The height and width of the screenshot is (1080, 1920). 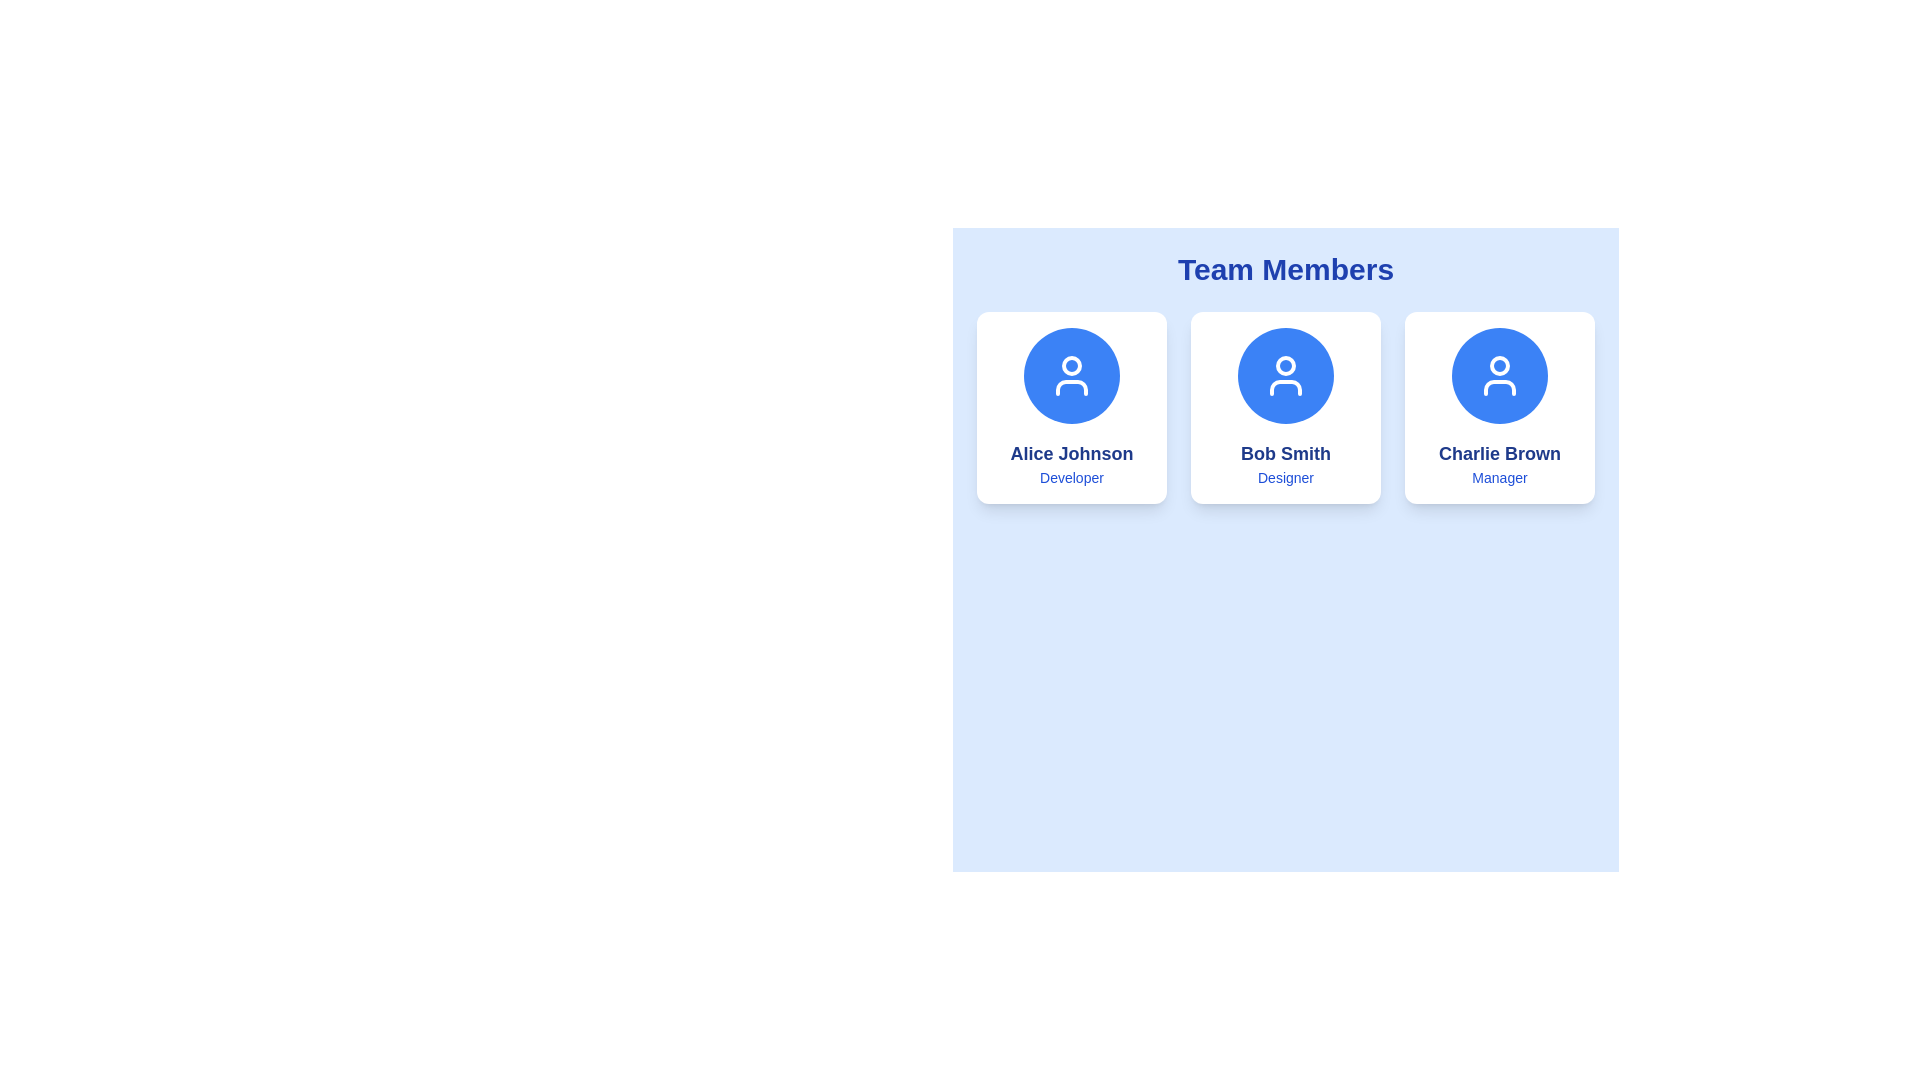 I want to click on the SVG Circle representing the user's head in the profile icon for 'Alice Johnson' in the 'Team Members' section, so click(x=1070, y=366).